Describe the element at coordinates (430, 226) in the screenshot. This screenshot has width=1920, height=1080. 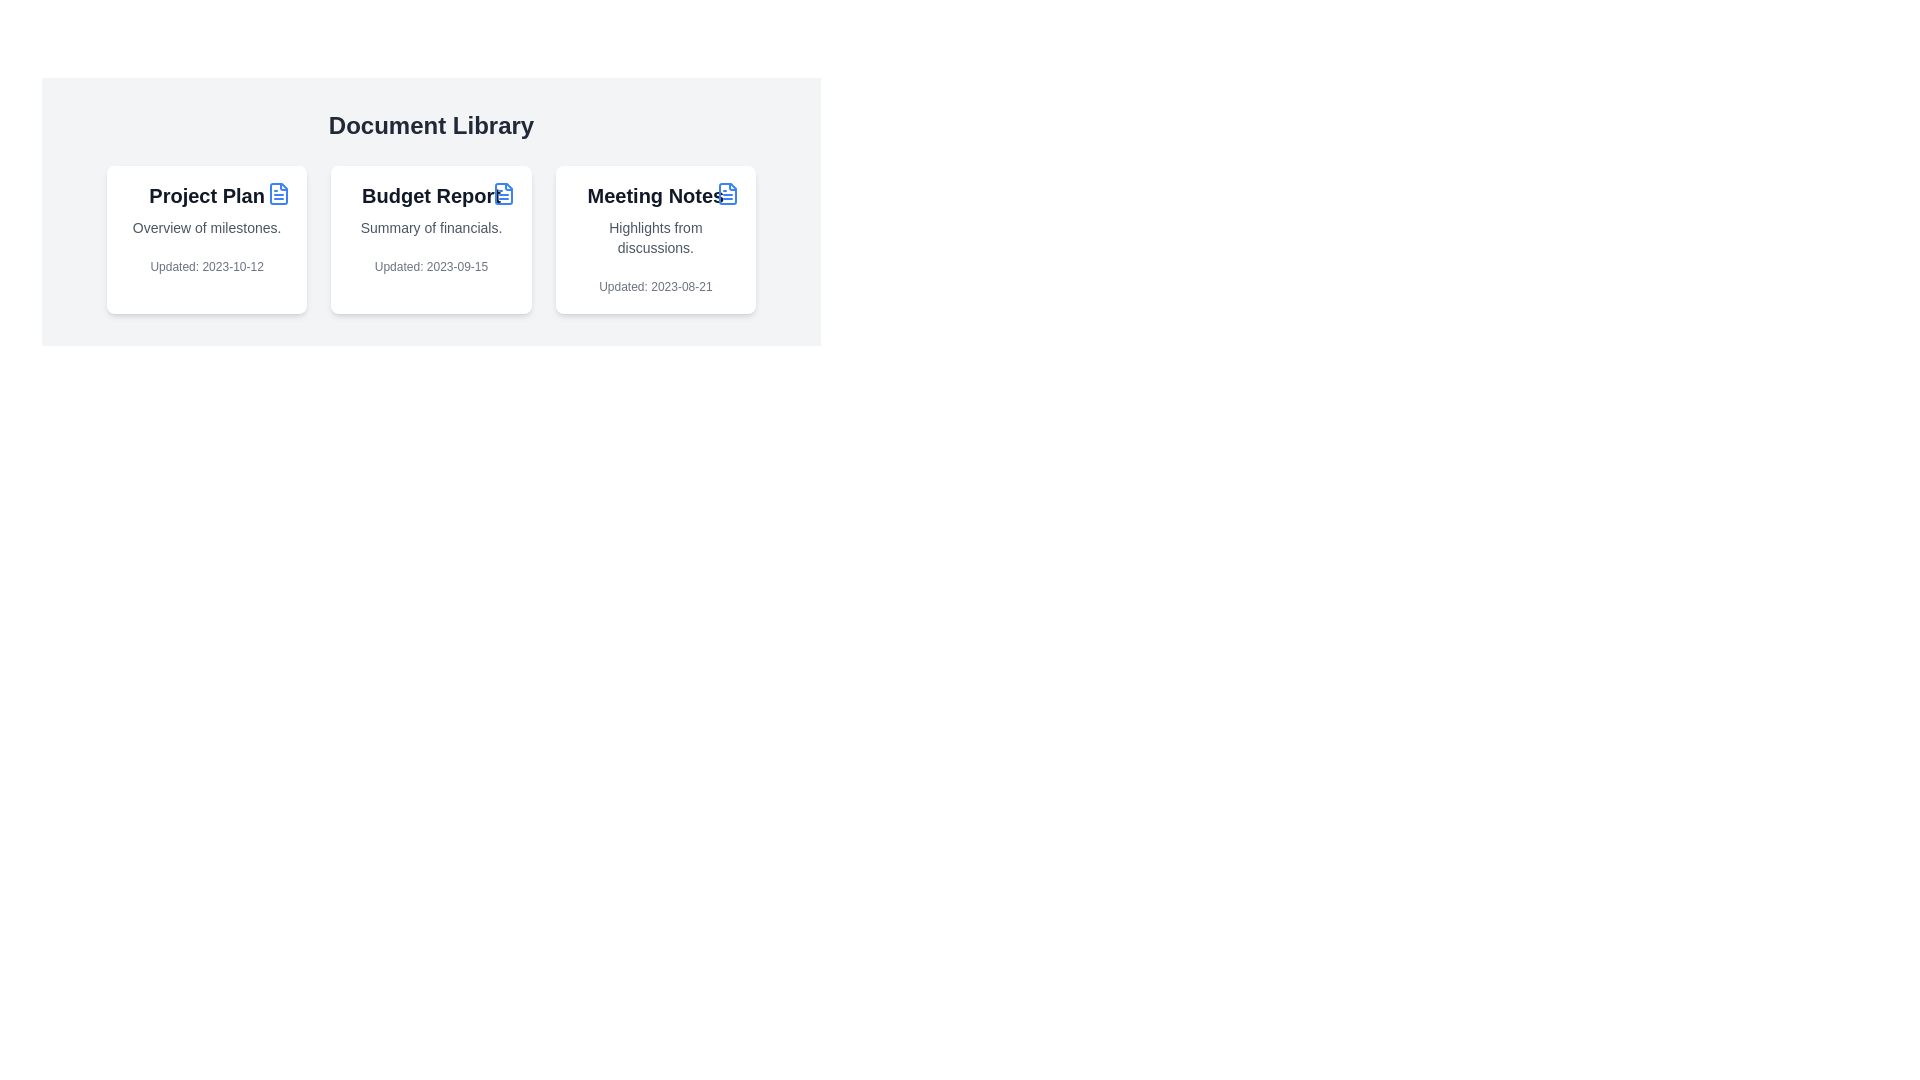
I see `the static text element displaying 'Summary of financials.' located below the title 'Budget Report' in the middle card of three cards` at that location.